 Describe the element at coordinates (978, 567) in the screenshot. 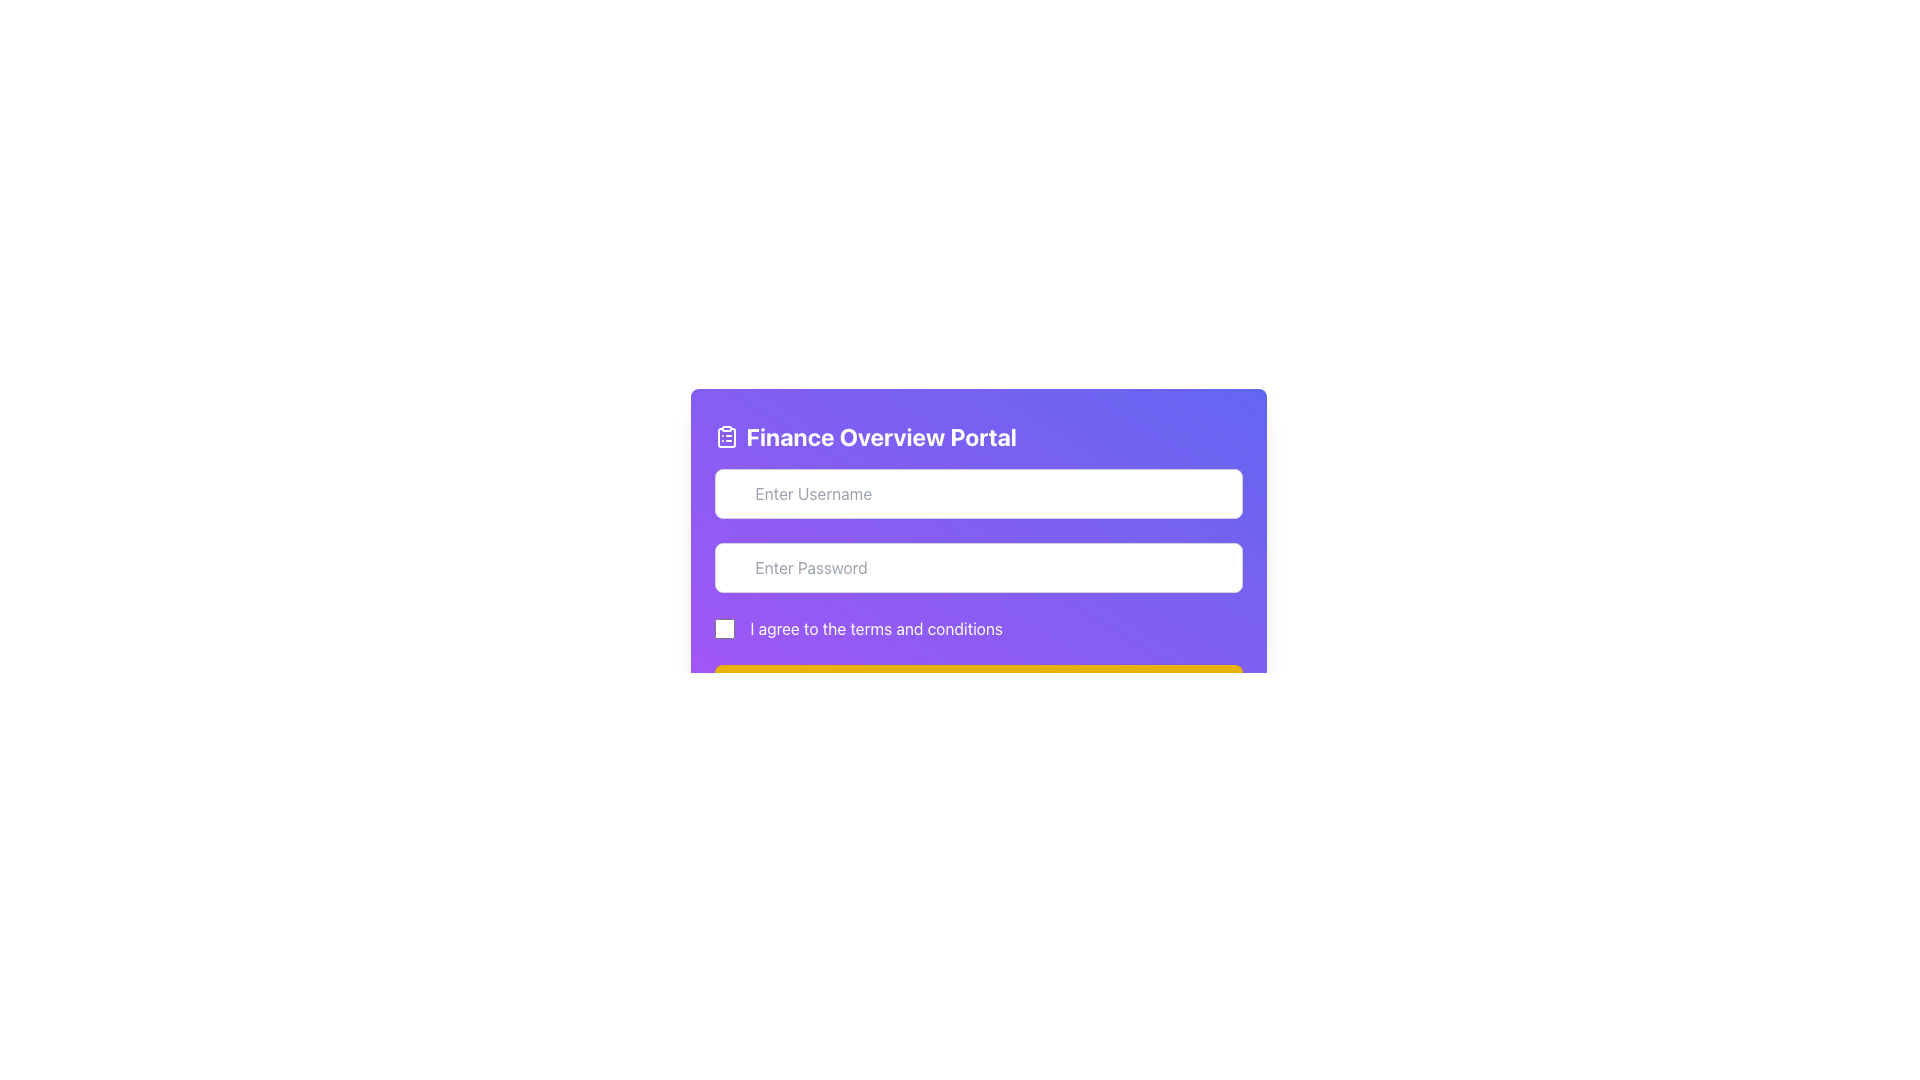

I see `the password input field to focus on it for entering the password` at that location.